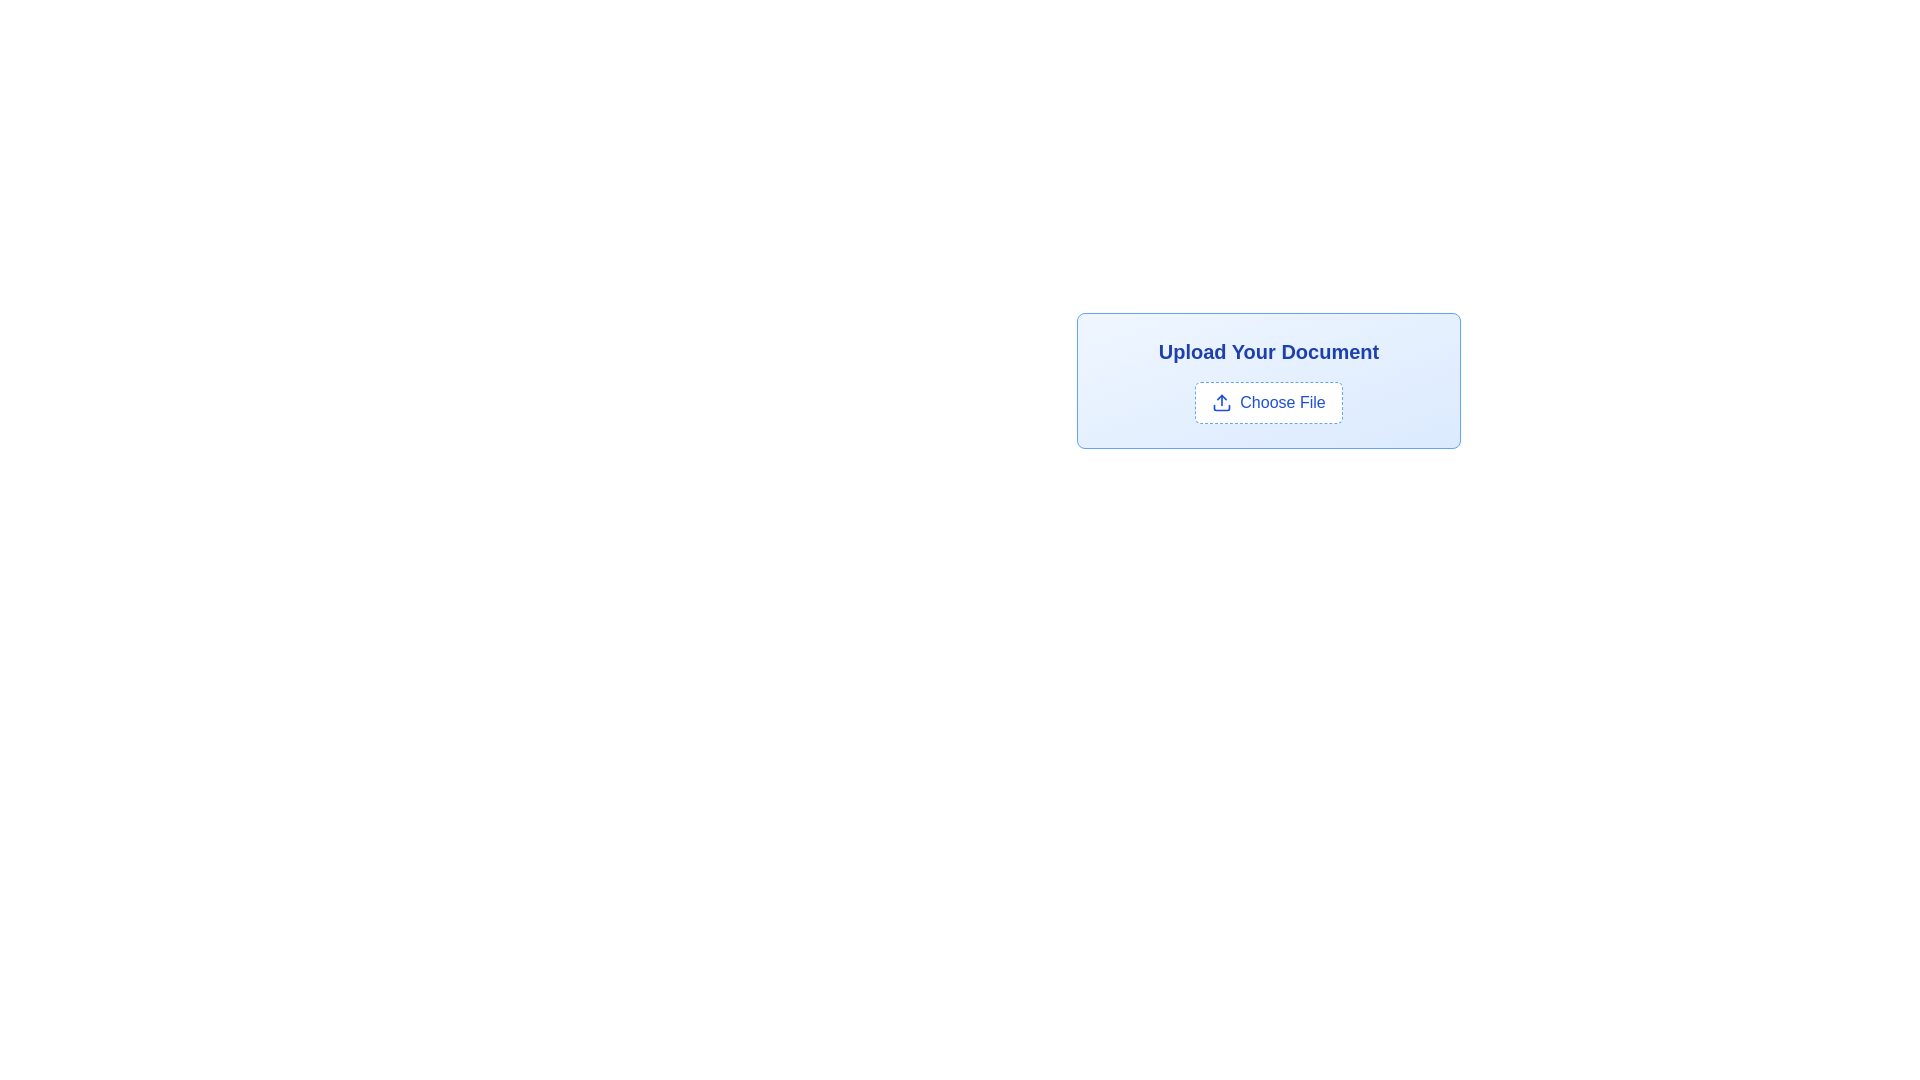  I want to click on the upload icon, which features an upward arrow above a horizontal line, located to the left of the 'Choose File' button, so click(1221, 402).